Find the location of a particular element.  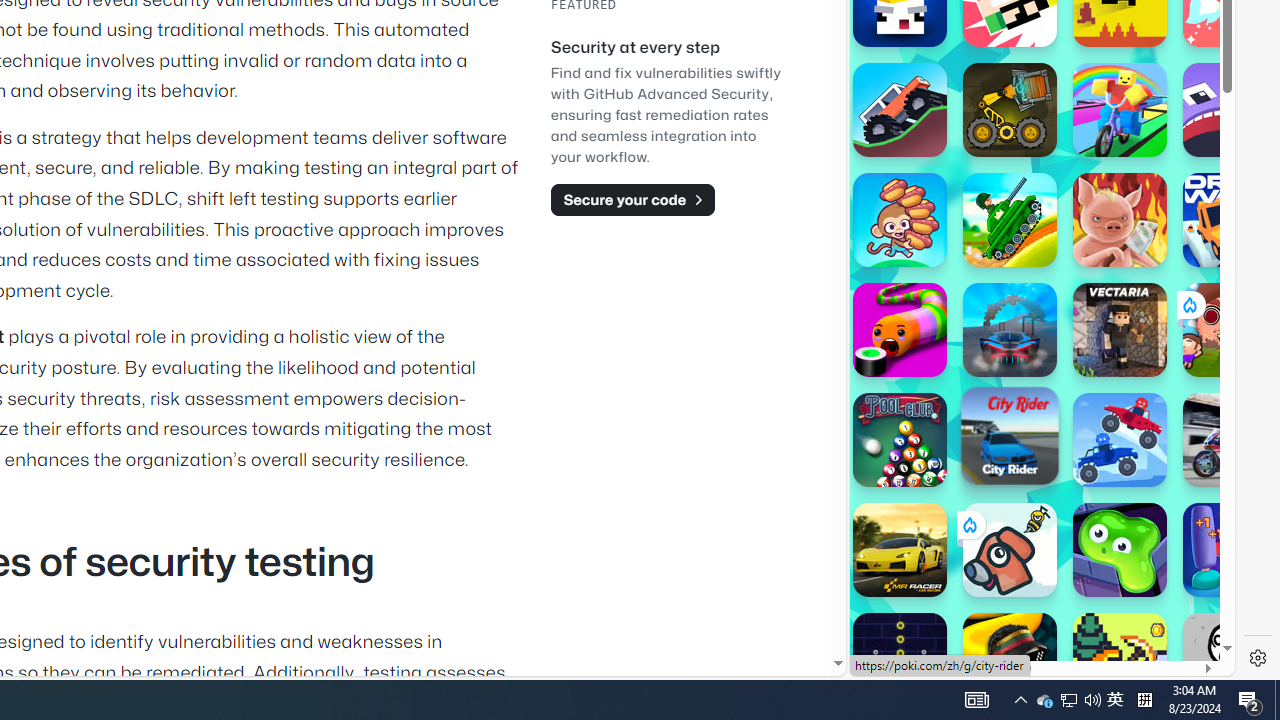

'Vectaria.io Vectaria.io' is located at coordinates (1120, 329).